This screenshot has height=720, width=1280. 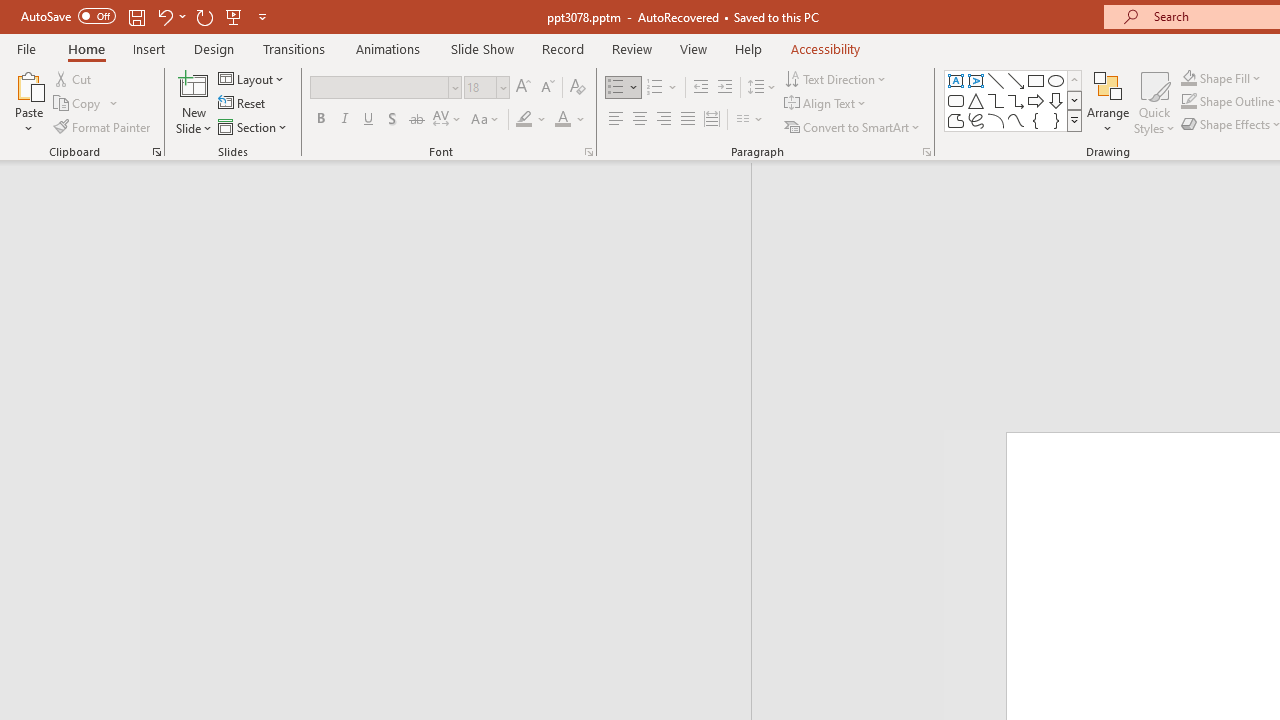 I want to click on 'Arrange', so click(x=1107, y=103).